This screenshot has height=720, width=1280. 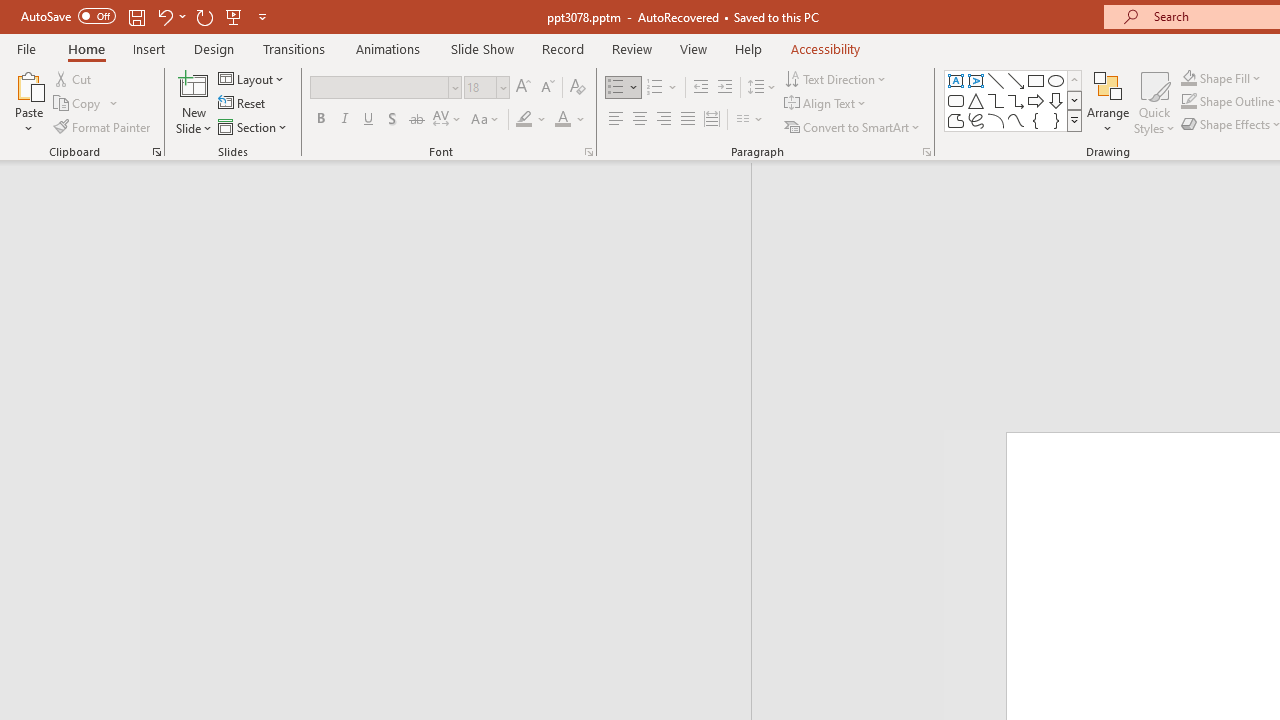 I want to click on 'Arrange', so click(x=1107, y=103).